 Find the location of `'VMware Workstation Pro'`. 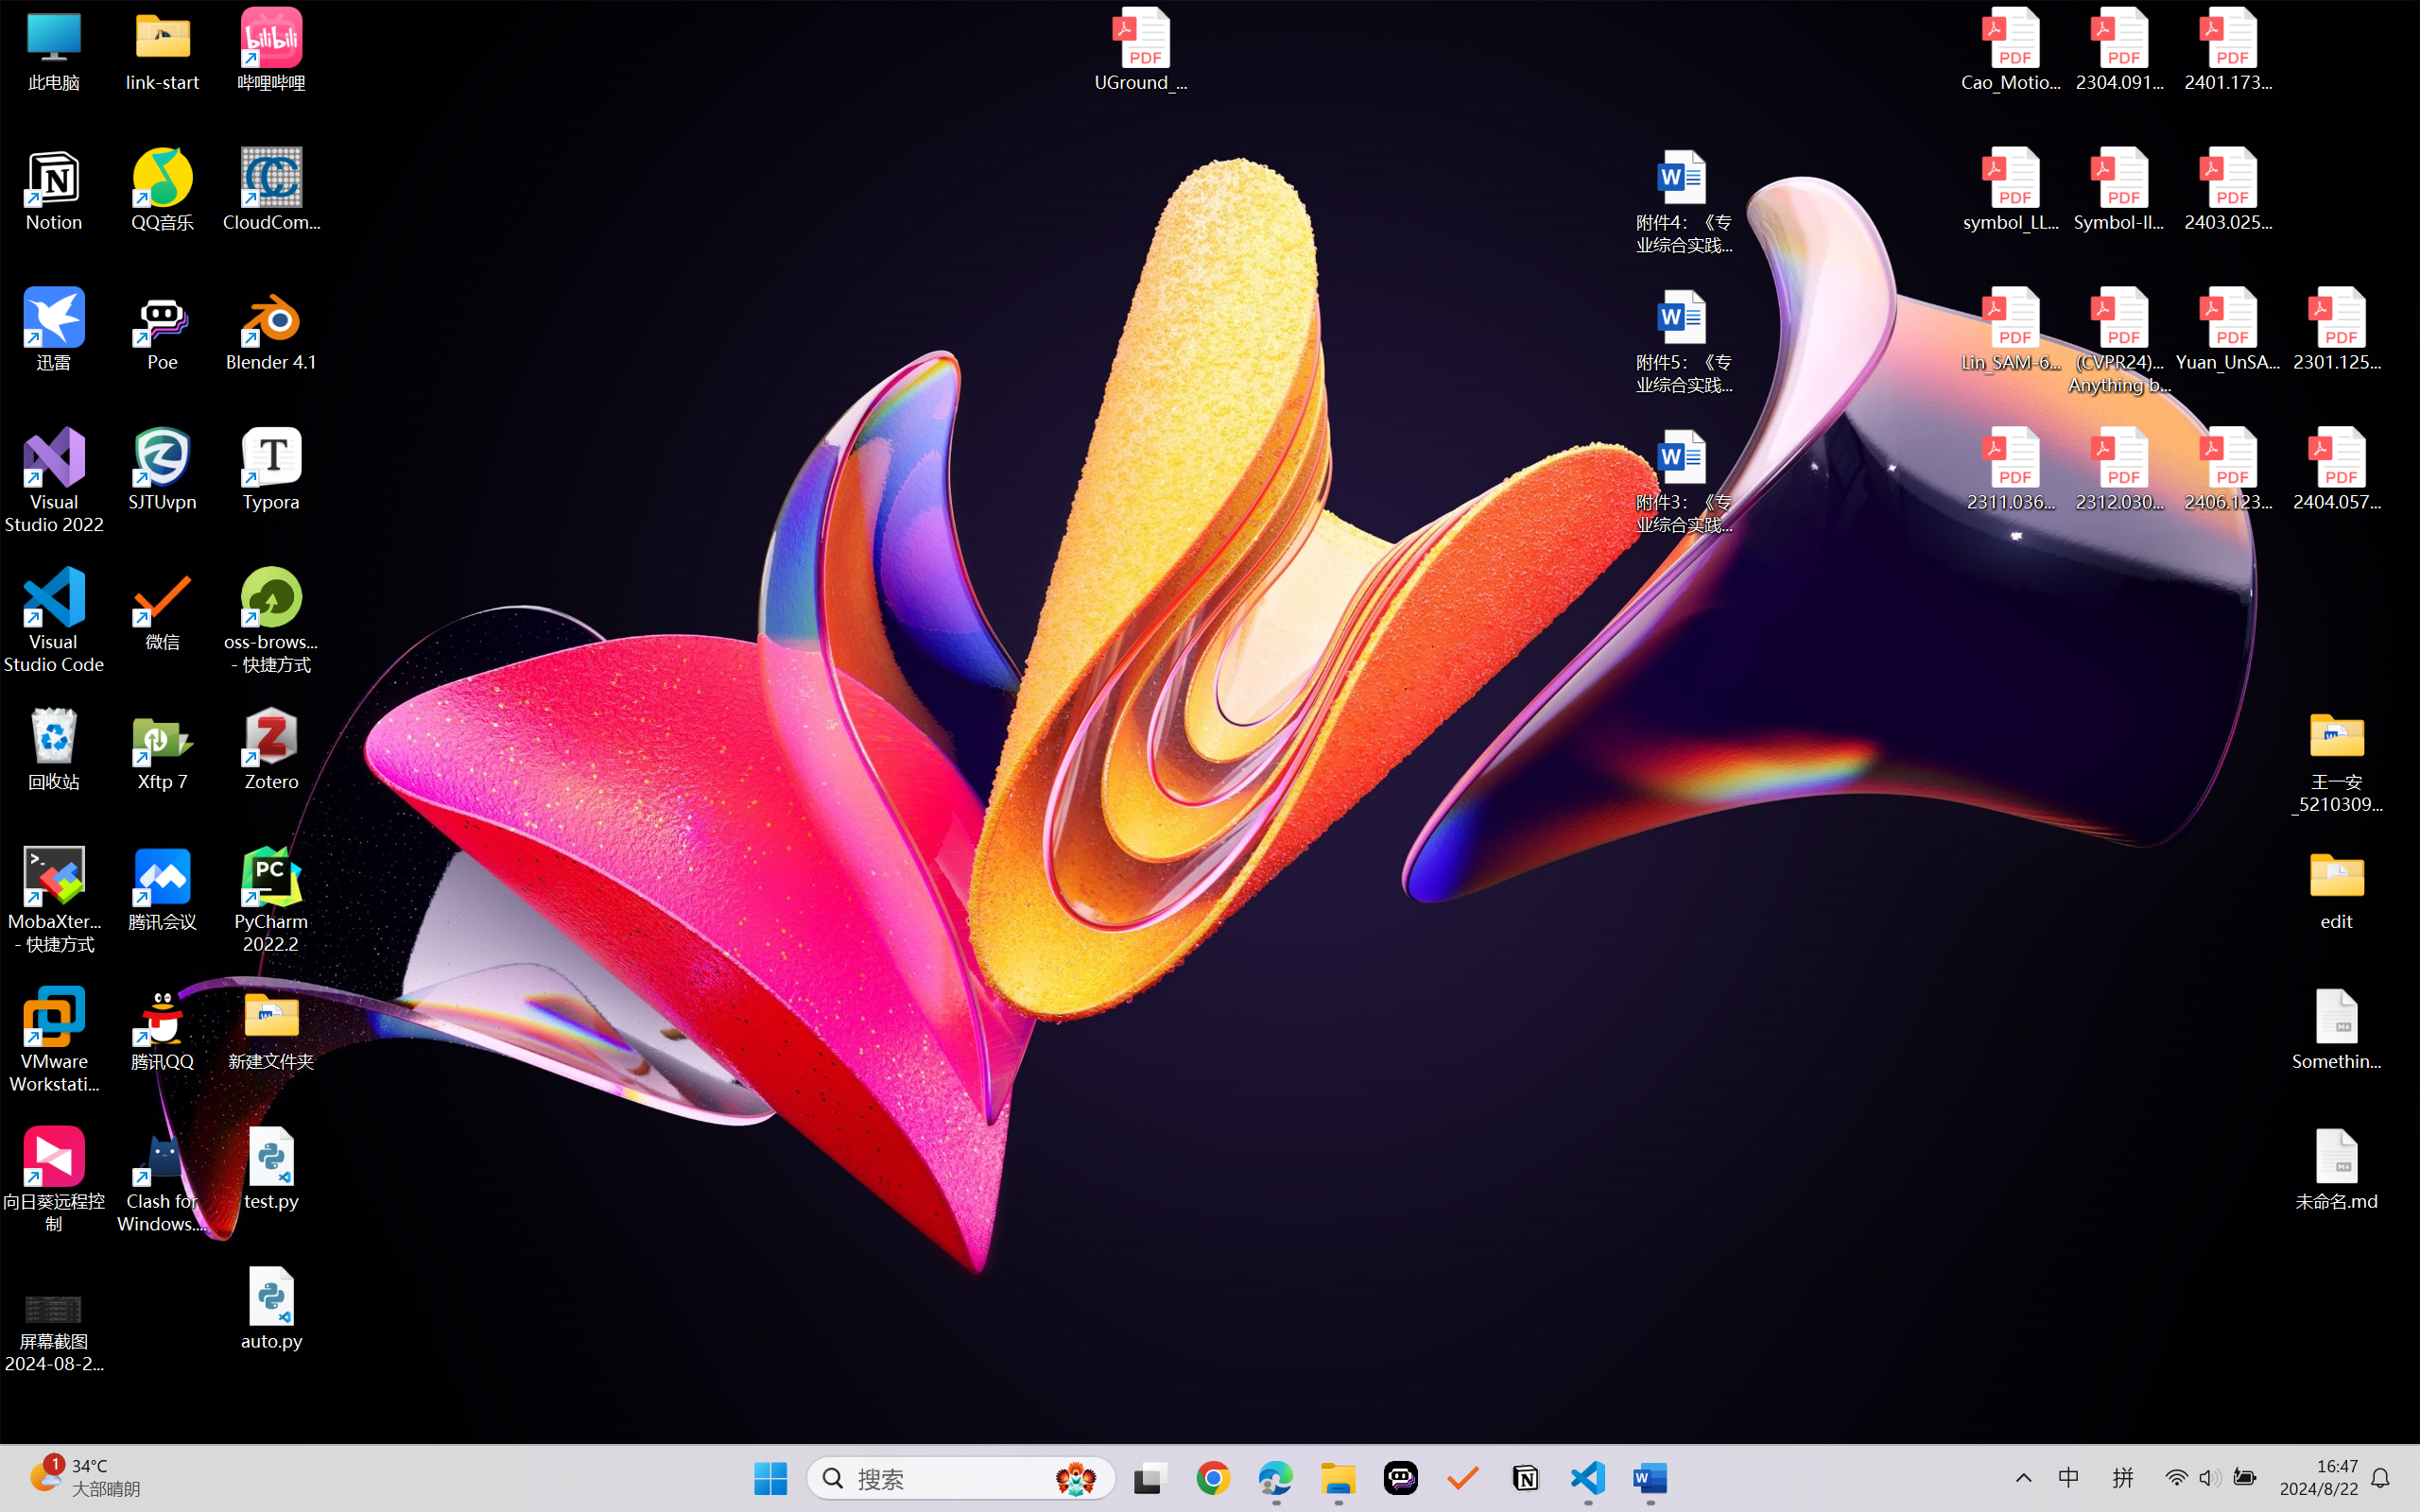

'VMware Workstation Pro' is located at coordinates (53, 1040).